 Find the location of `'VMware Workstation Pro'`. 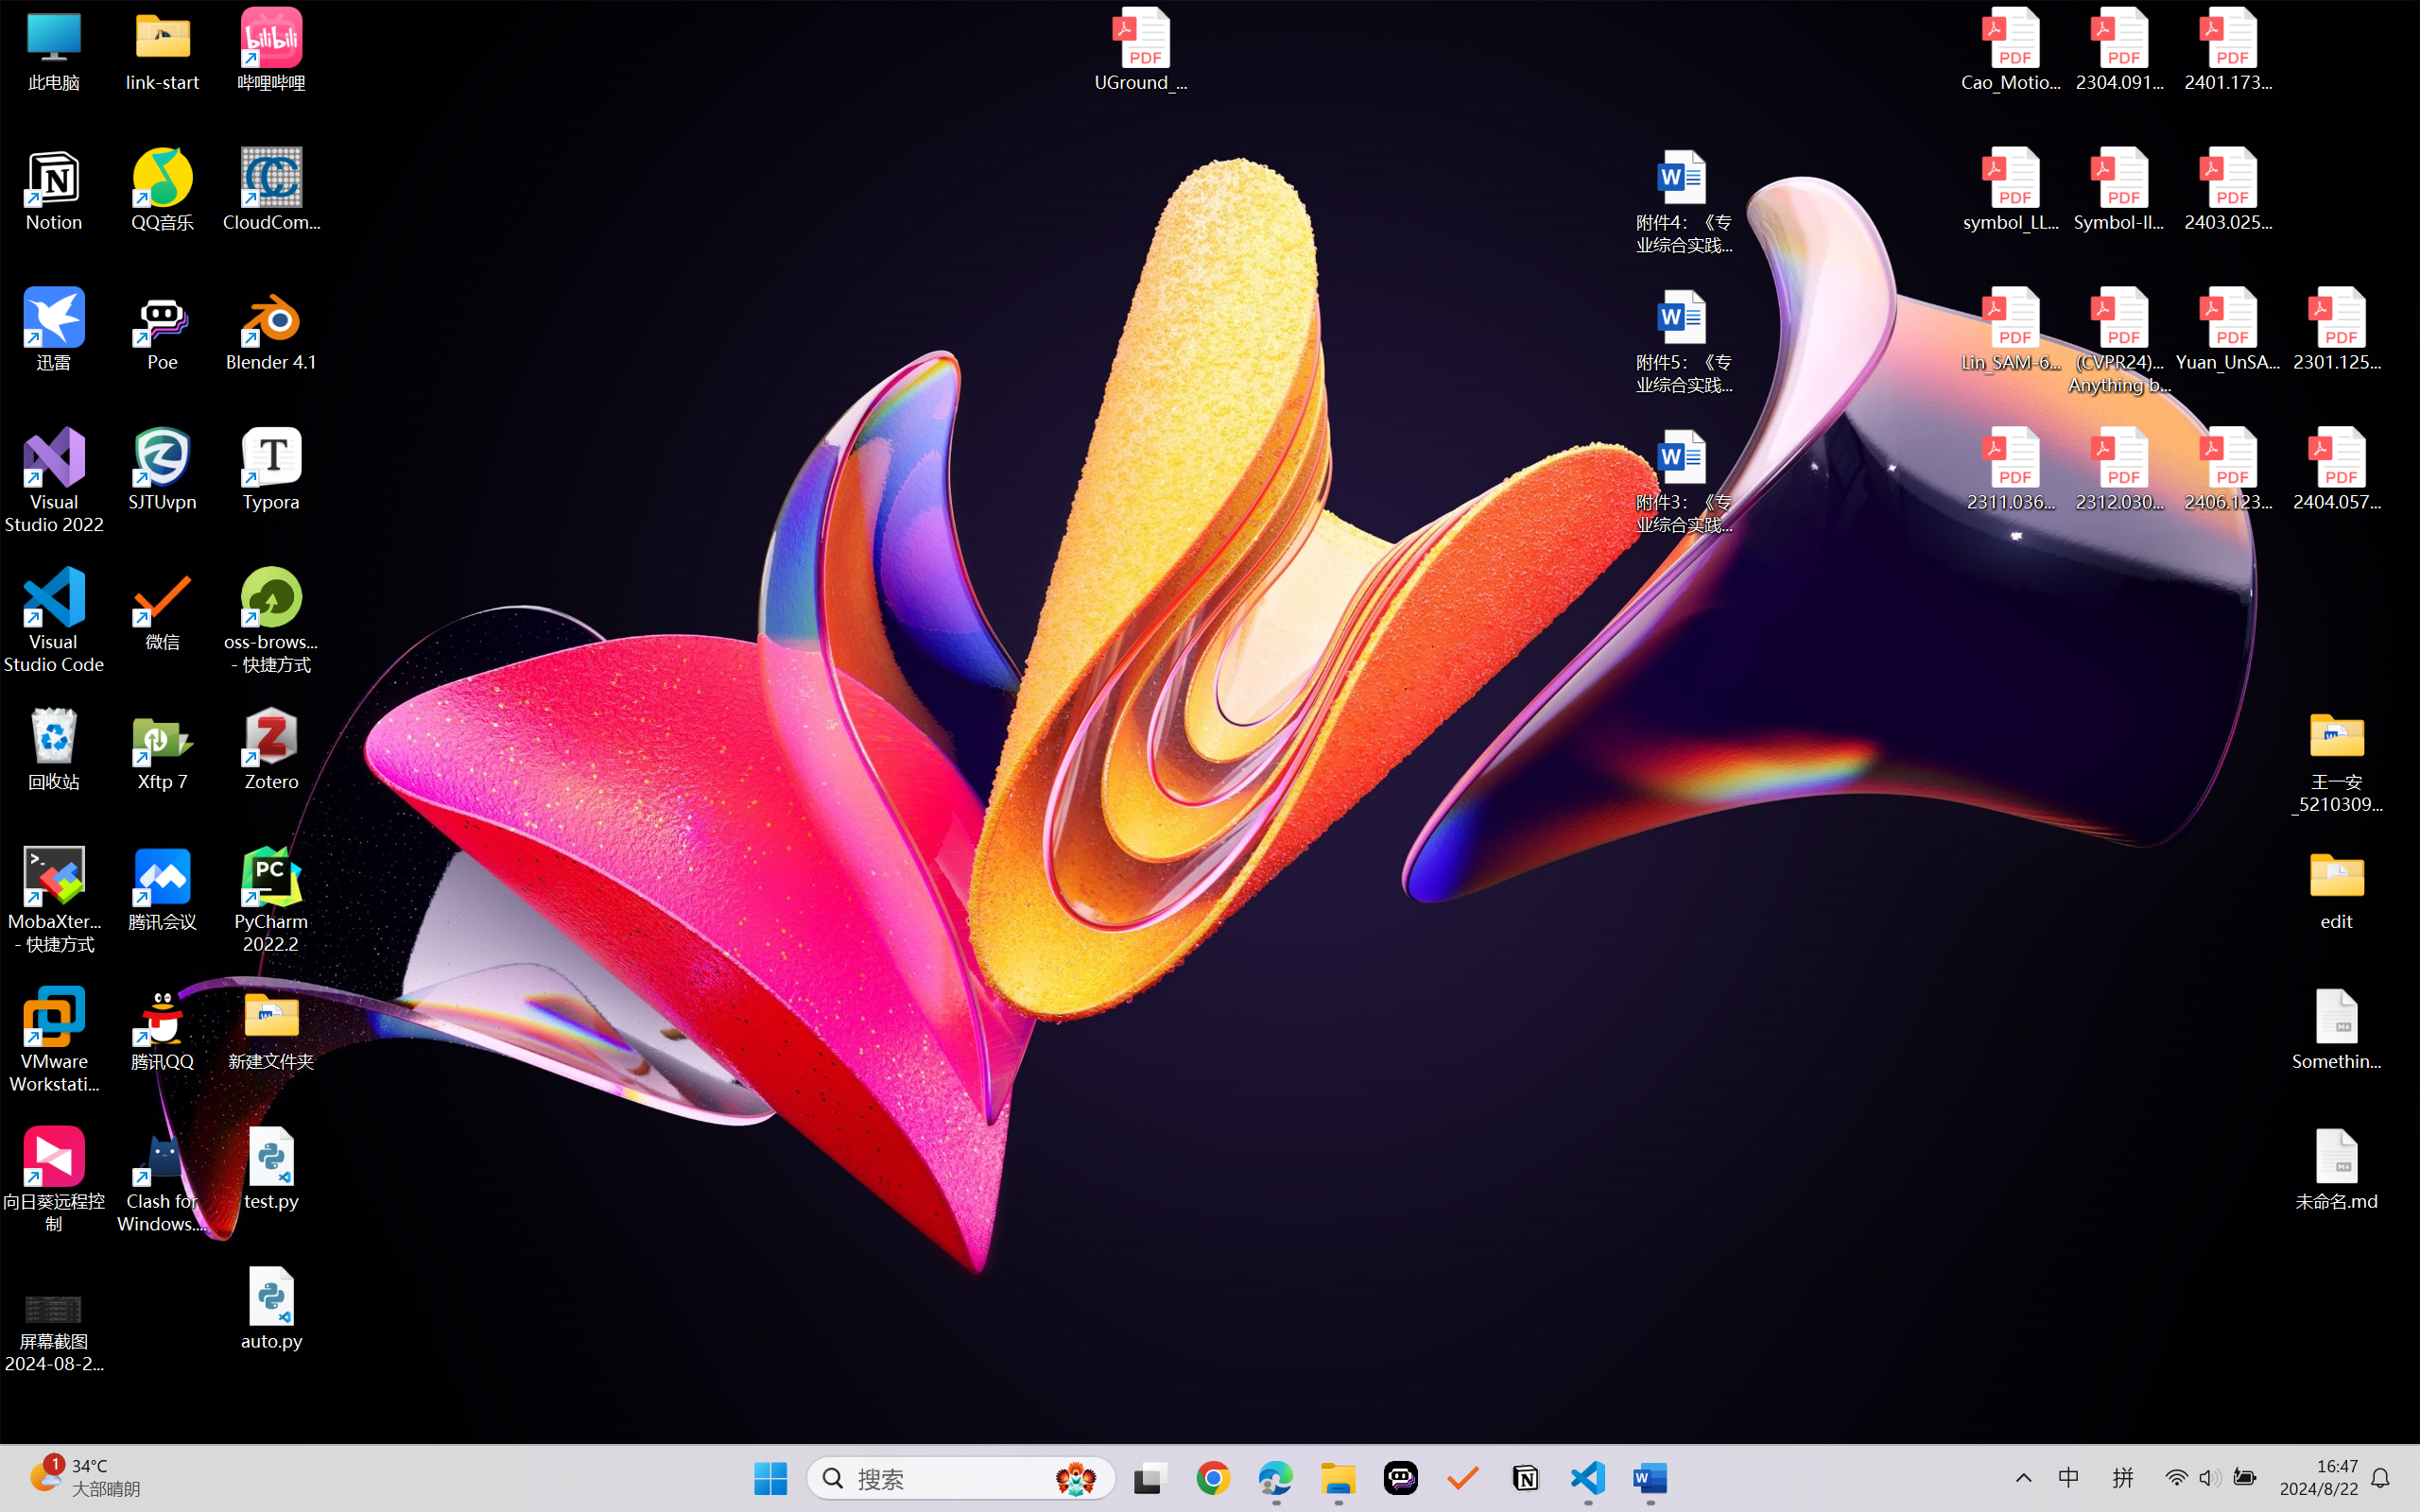

'VMware Workstation Pro' is located at coordinates (53, 1040).